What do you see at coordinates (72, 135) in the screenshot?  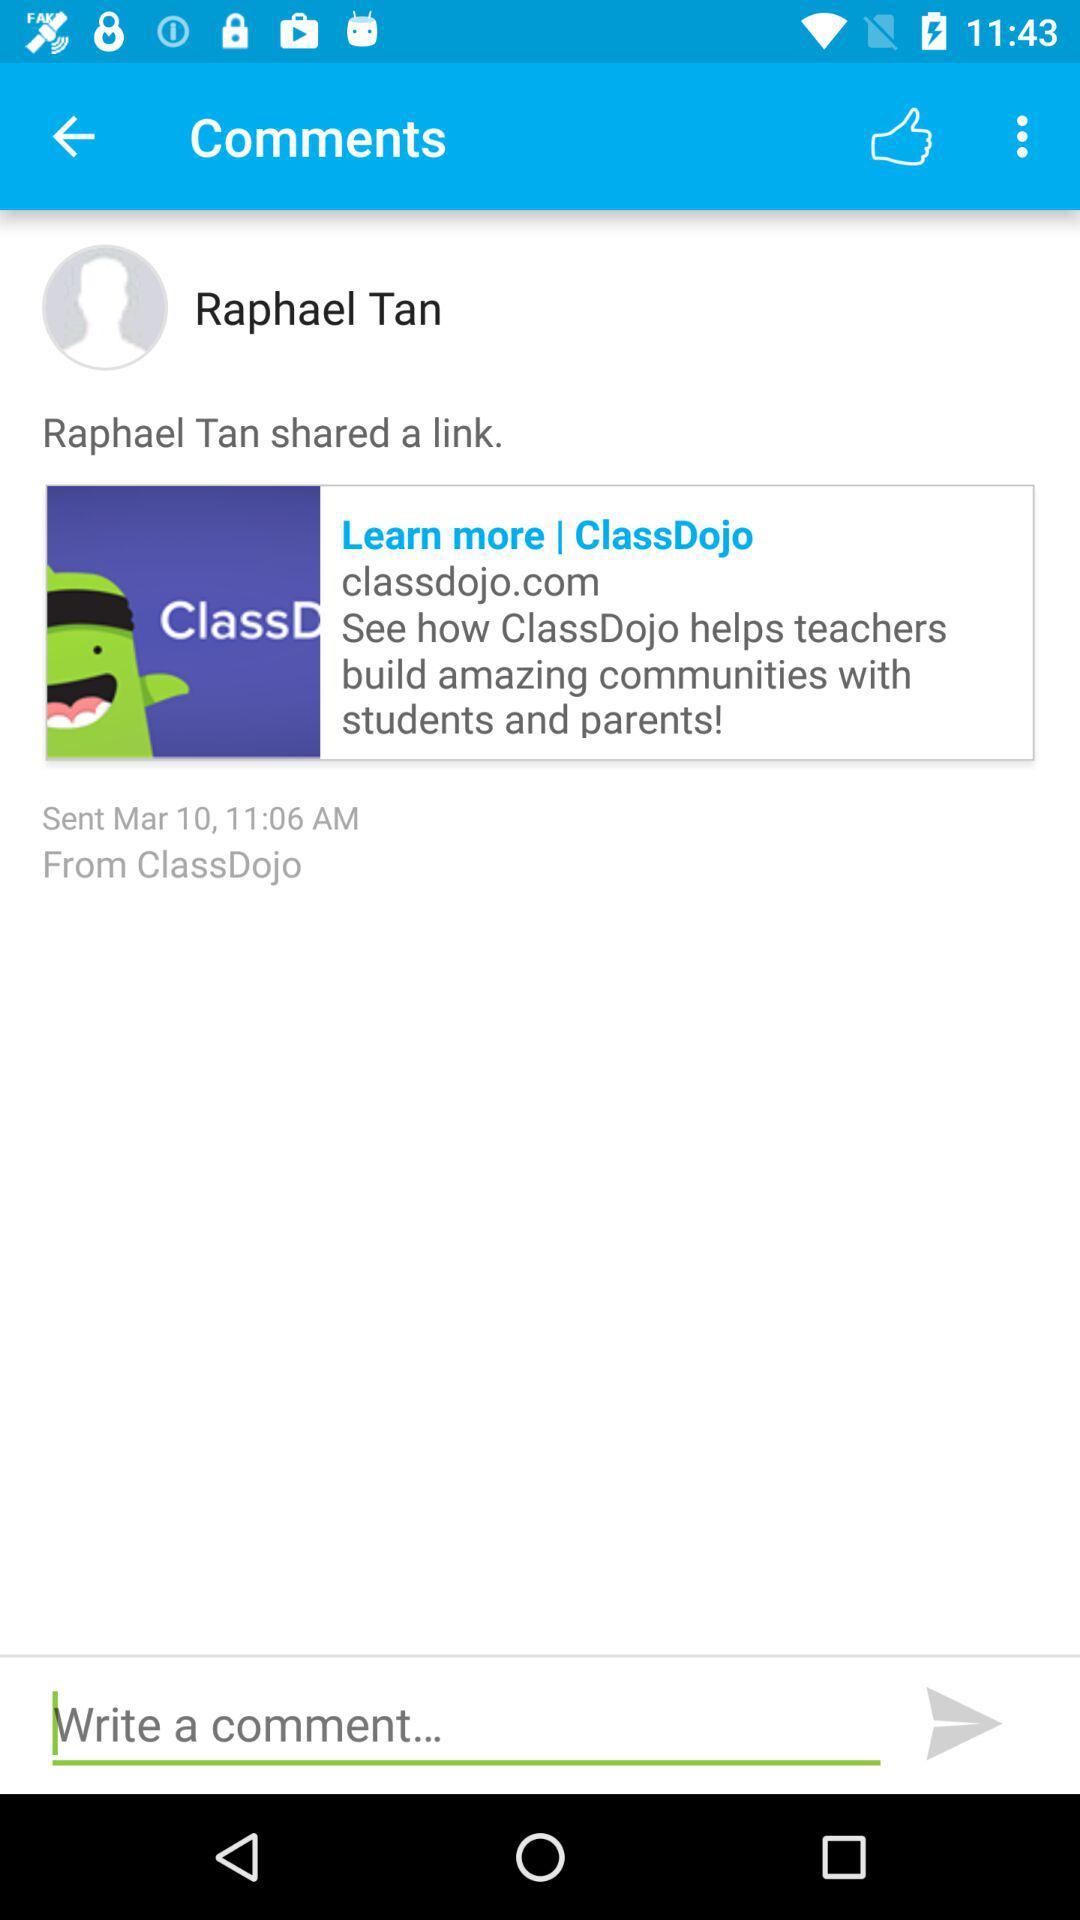 I see `the item next to the comments icon` at bounding box center [72, 135].